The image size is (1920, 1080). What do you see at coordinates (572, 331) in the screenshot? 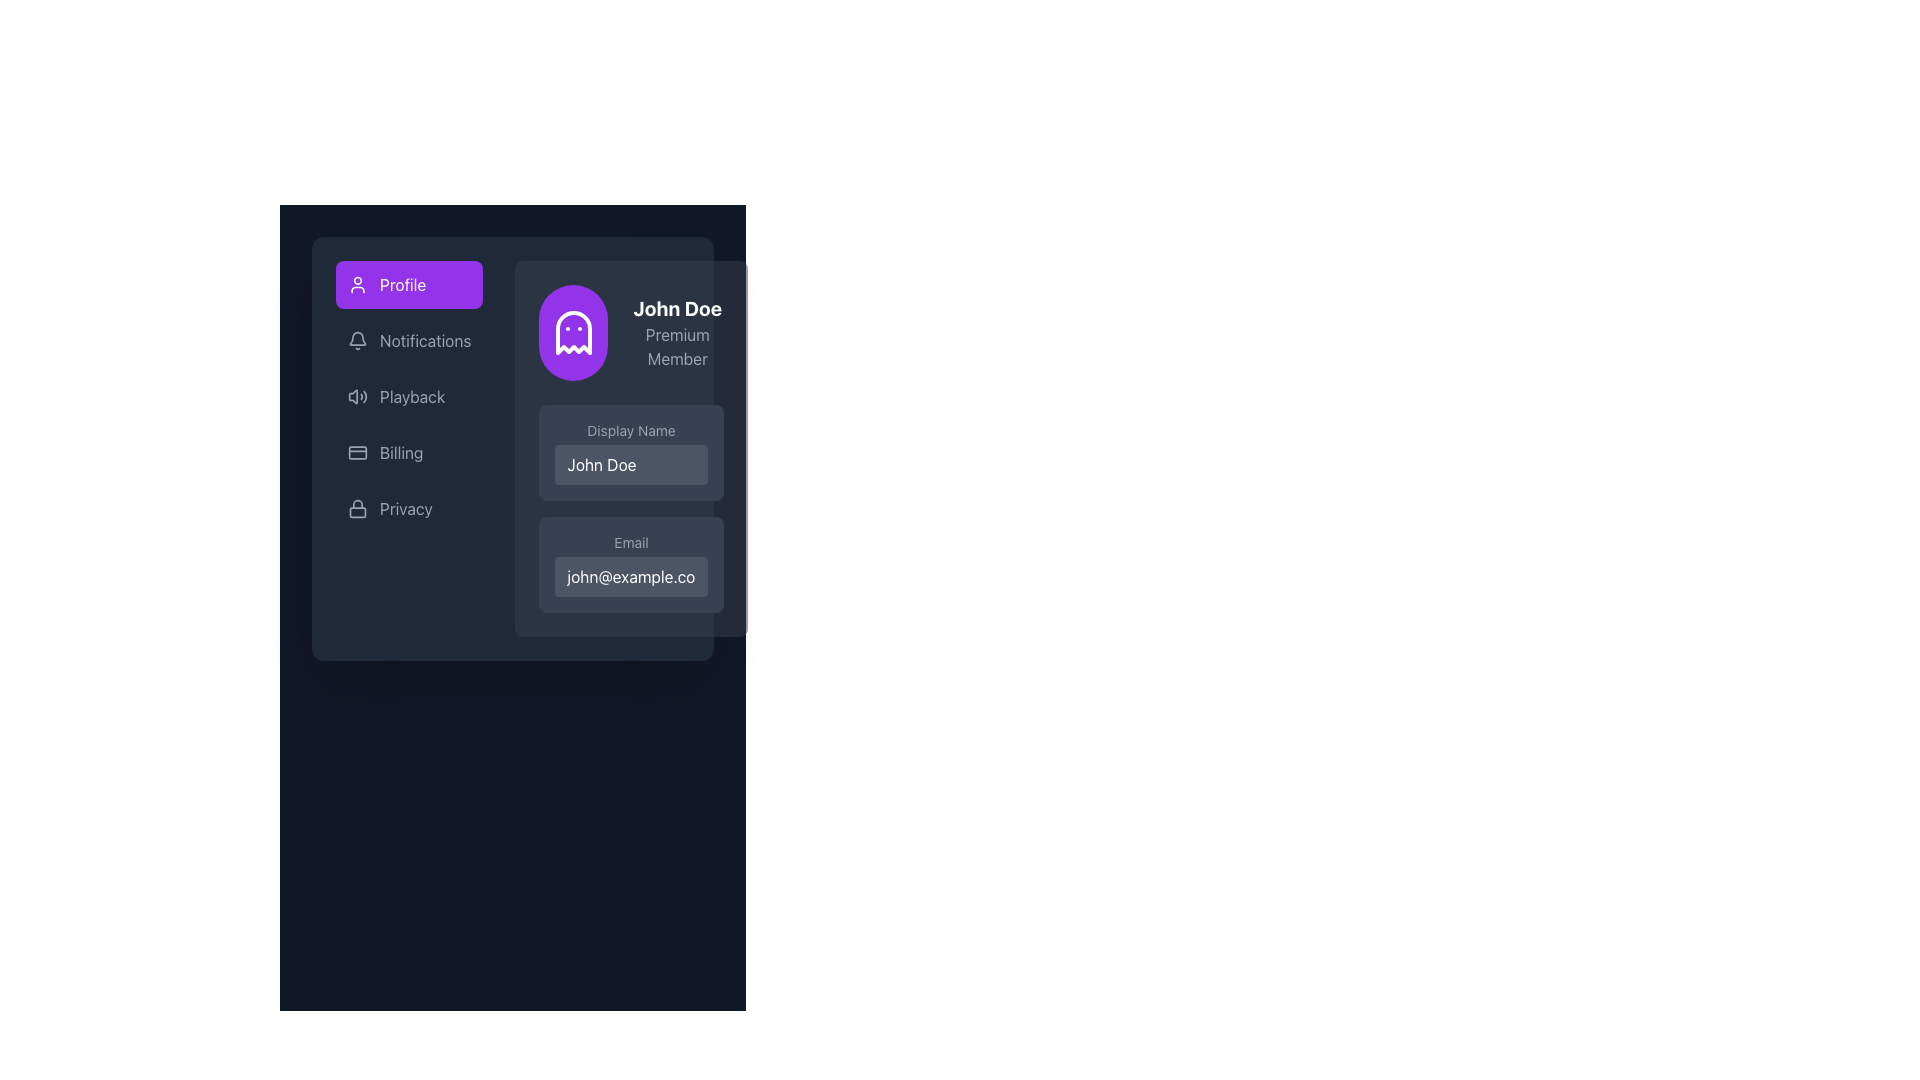
I see `the profile icon SVG graphic located in the top-left corner of the right-side section of the display card, which is part of the profile display box` at bounding box center [572, 331].